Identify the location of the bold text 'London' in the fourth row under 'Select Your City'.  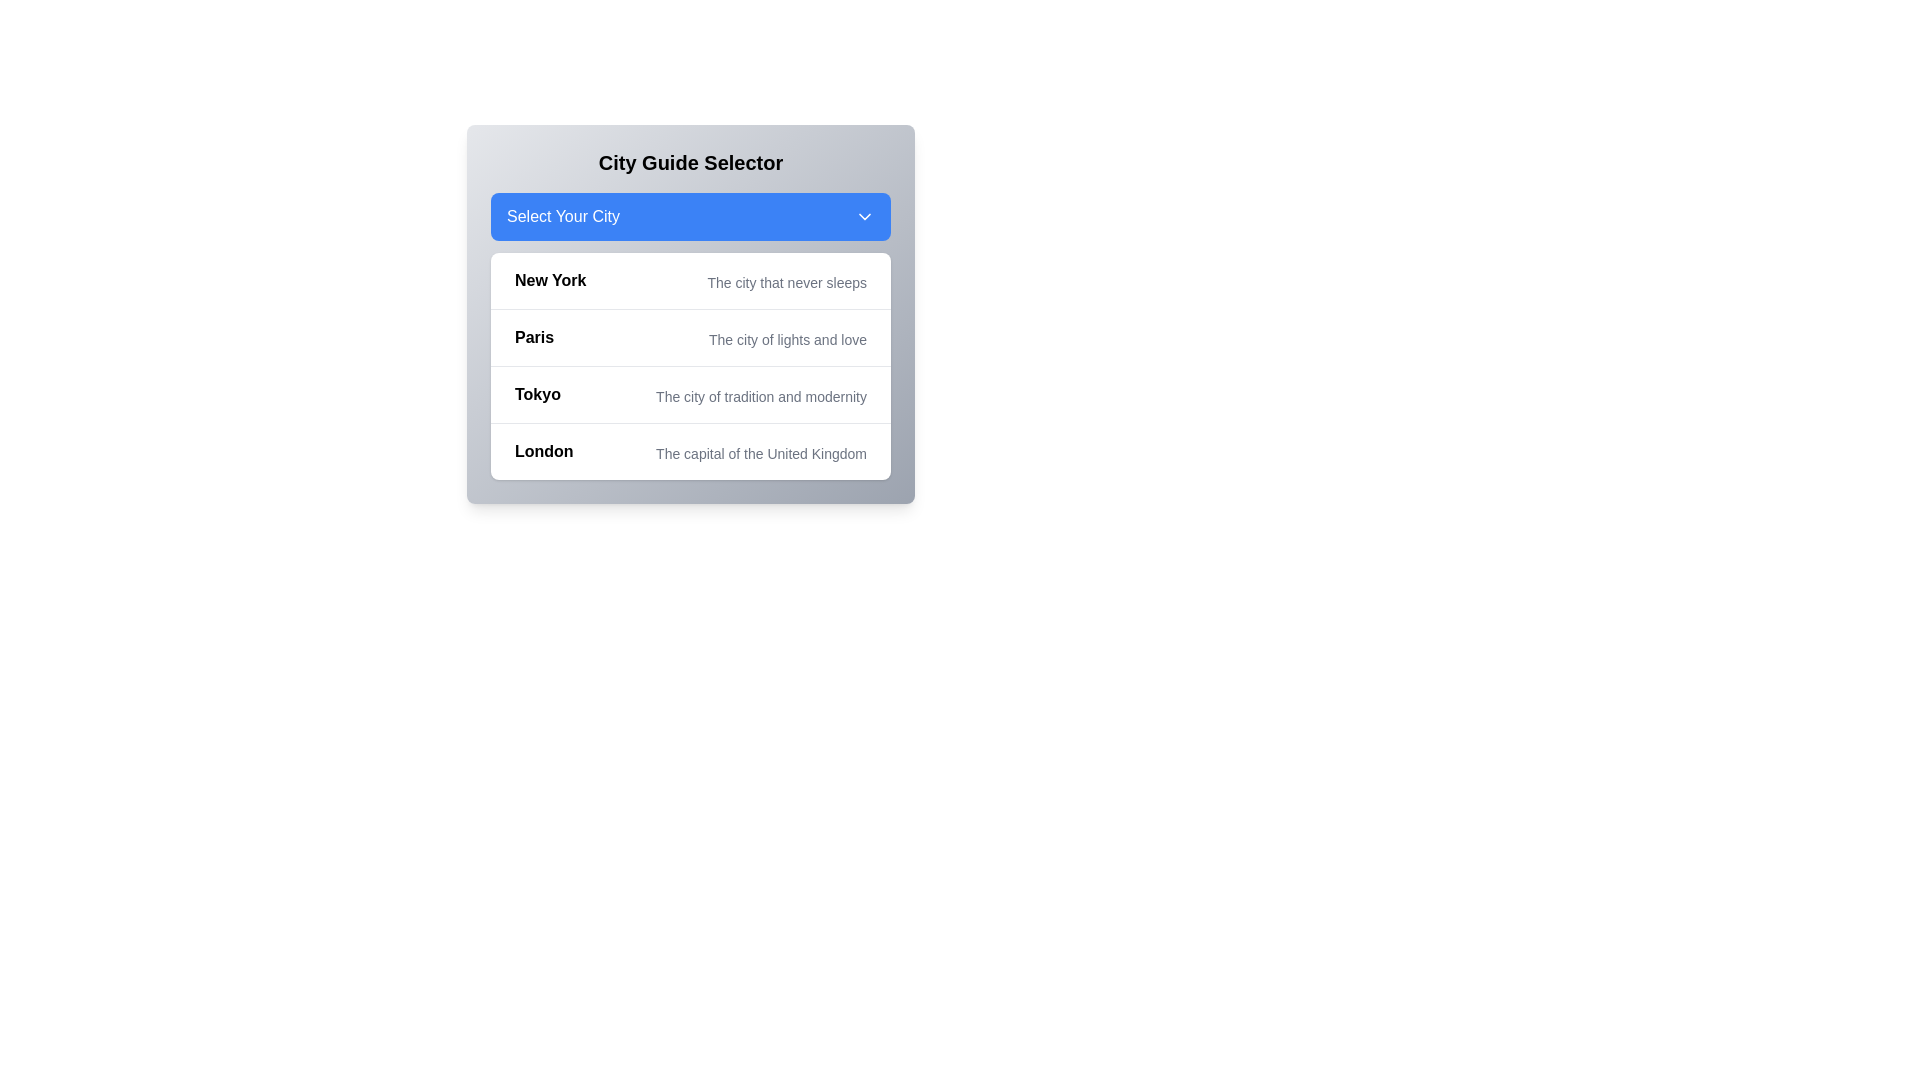
(543, 451).